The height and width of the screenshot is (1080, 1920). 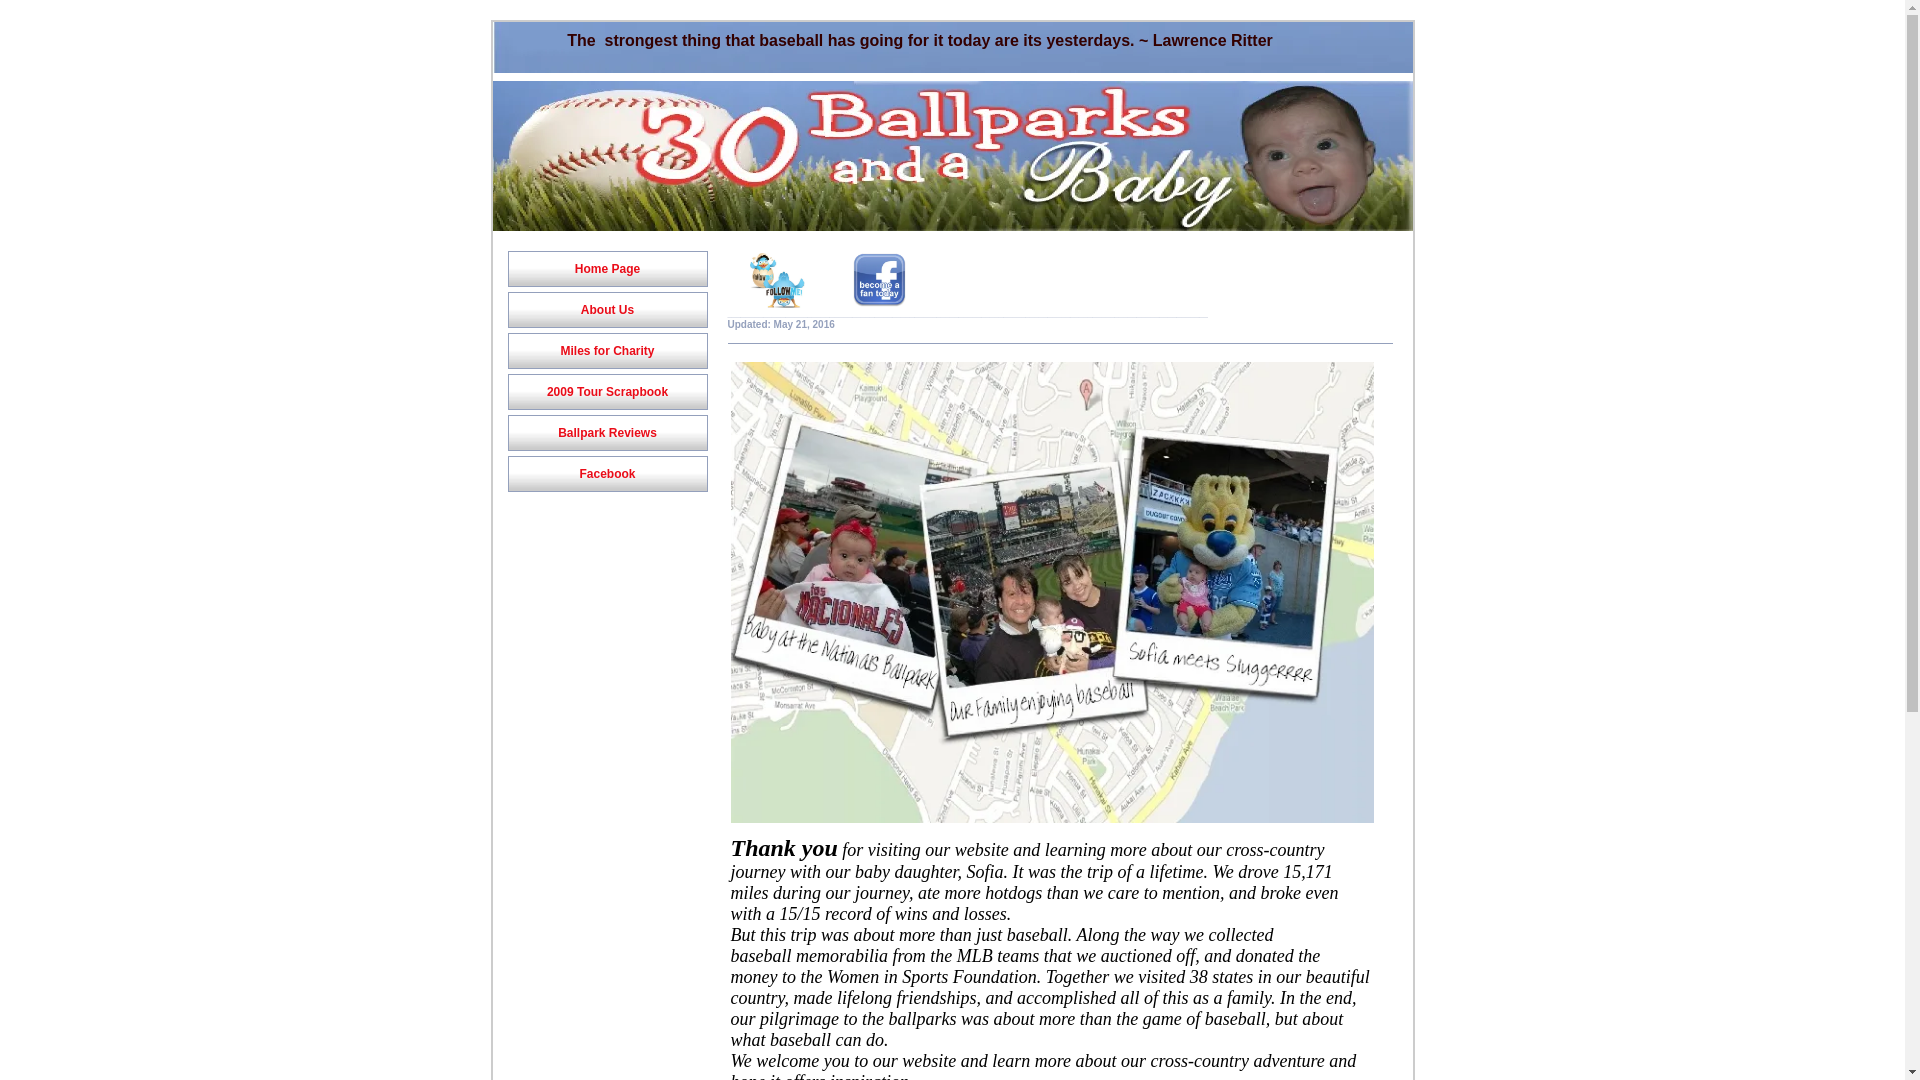 What do you see at coordinates (605, 392) in the screenshot?
I see `'2009 Tour Scrapbook'` at bounding box center [605, 392].